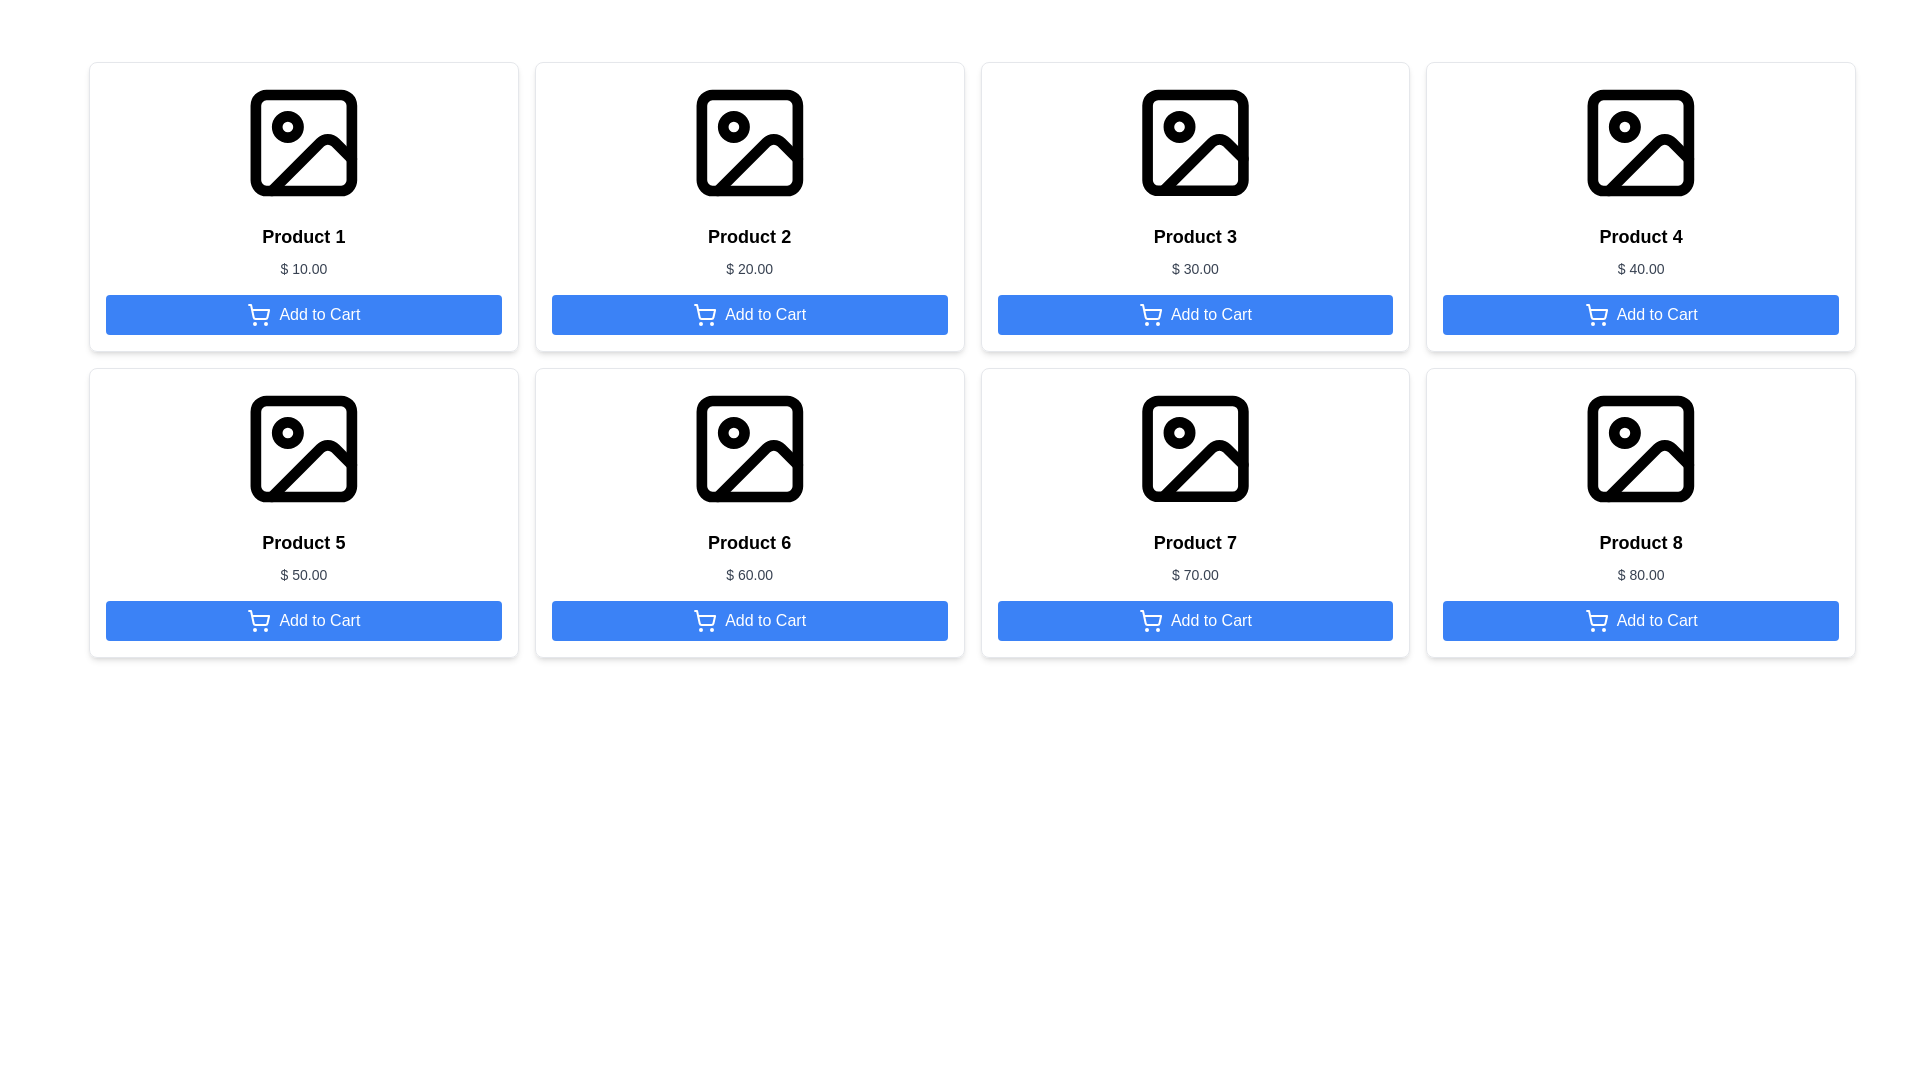  What do you see at coordinates (310, 471) in the screenshot?
I see `the iconographic decorative element in the product card for 'Product 5' located in the second row, first column of the grid layout` at bounding box center [310, 471].